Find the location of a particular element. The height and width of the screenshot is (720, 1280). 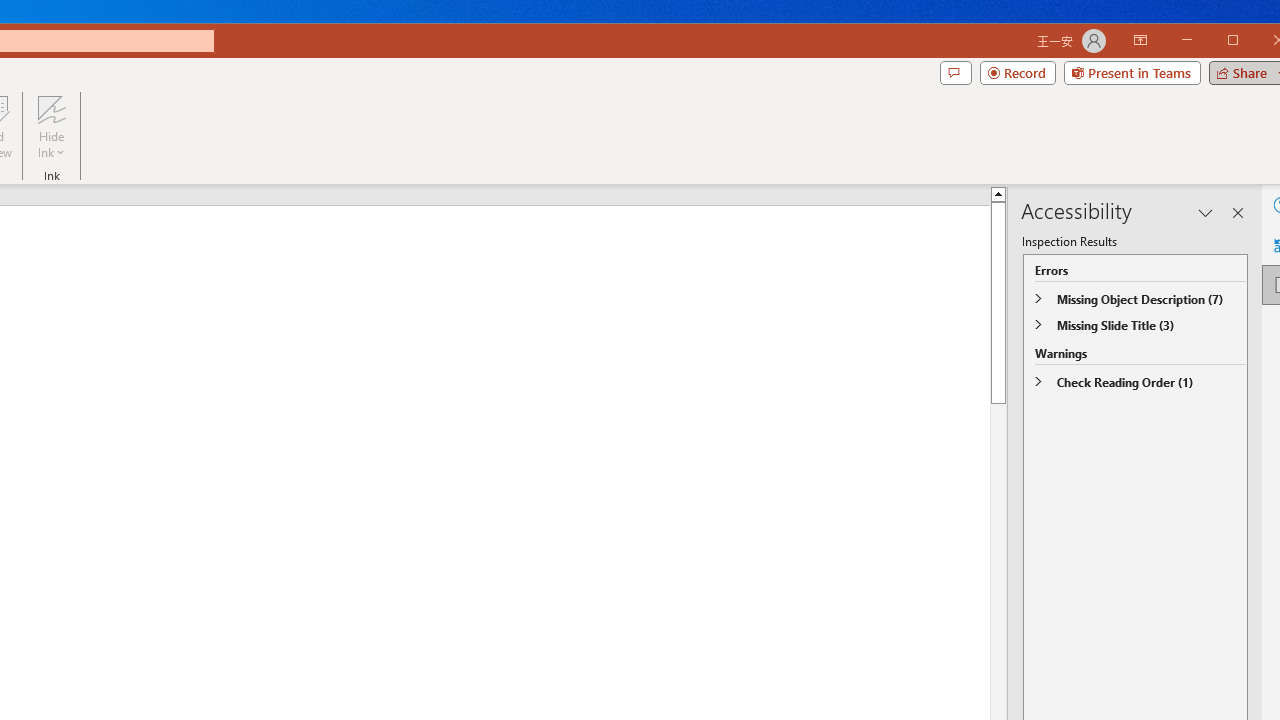

'Hide Ink' is located at coordinates (51, 127).